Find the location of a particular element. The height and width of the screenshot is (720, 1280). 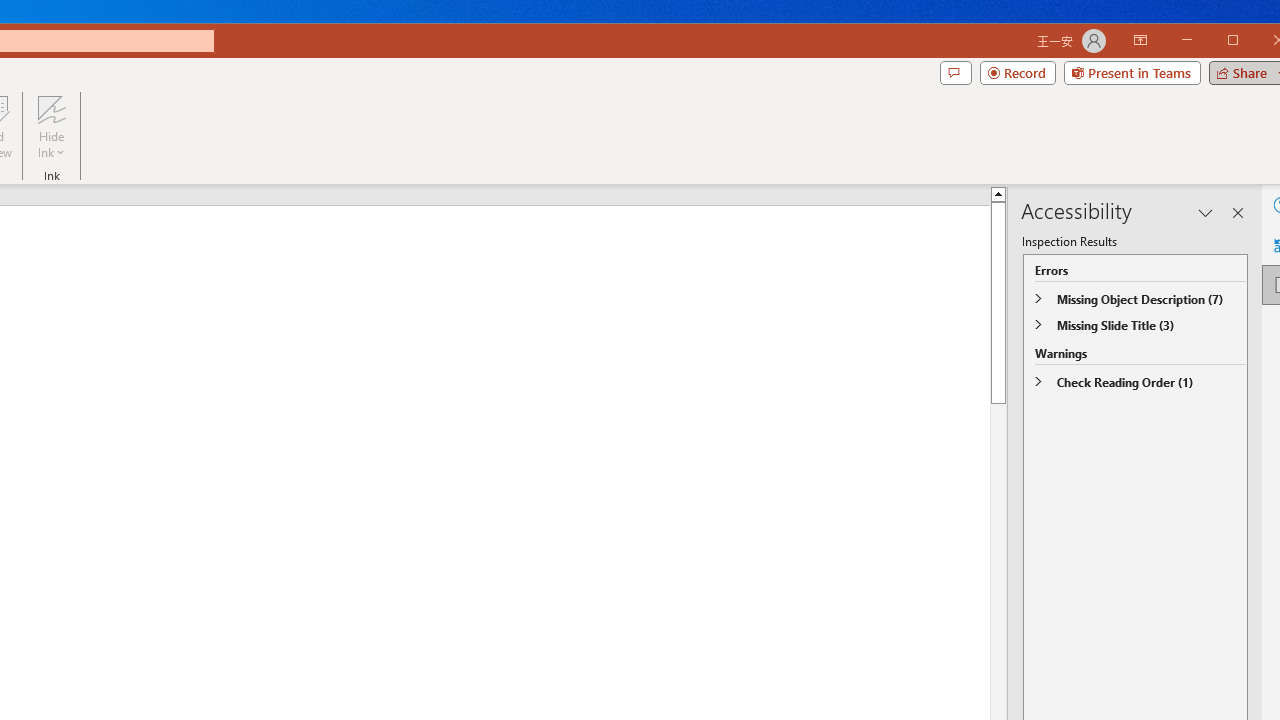

'Hide Ink' is located at coordinates (51, 127).